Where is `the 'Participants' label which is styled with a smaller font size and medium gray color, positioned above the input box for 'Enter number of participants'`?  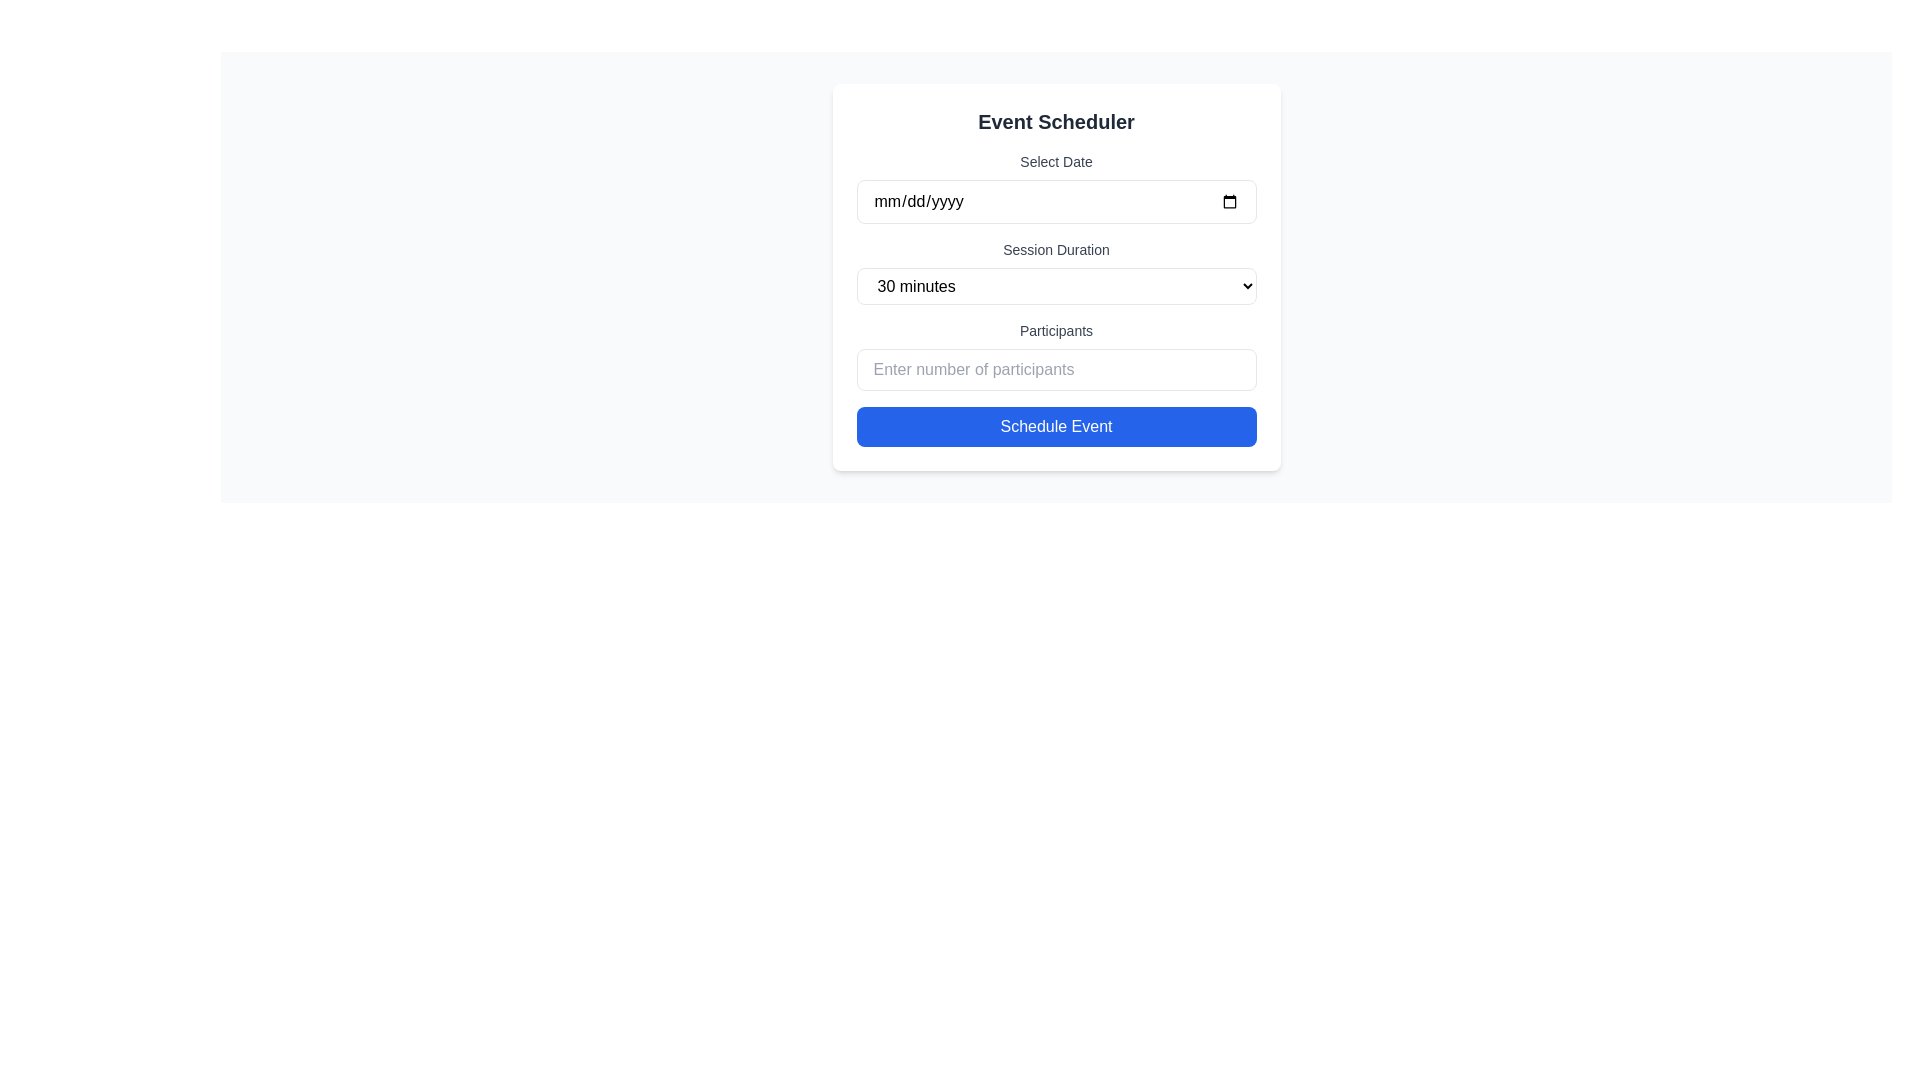 the 'Participants' label which is styled with a smaller font size and medium gray color, positioned above the input box for 'Enter number of participants' is located at coordinates (1055, 330).